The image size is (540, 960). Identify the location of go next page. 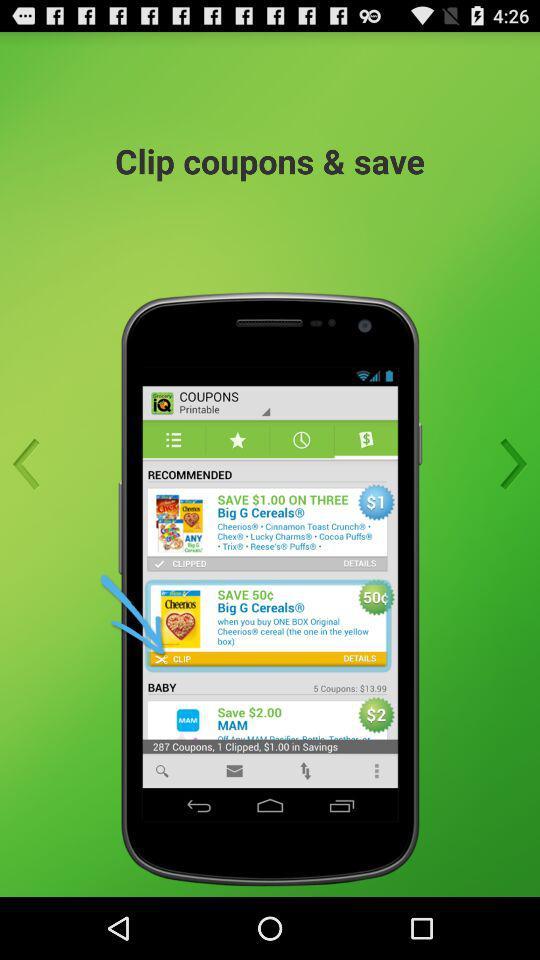
(507, 464).